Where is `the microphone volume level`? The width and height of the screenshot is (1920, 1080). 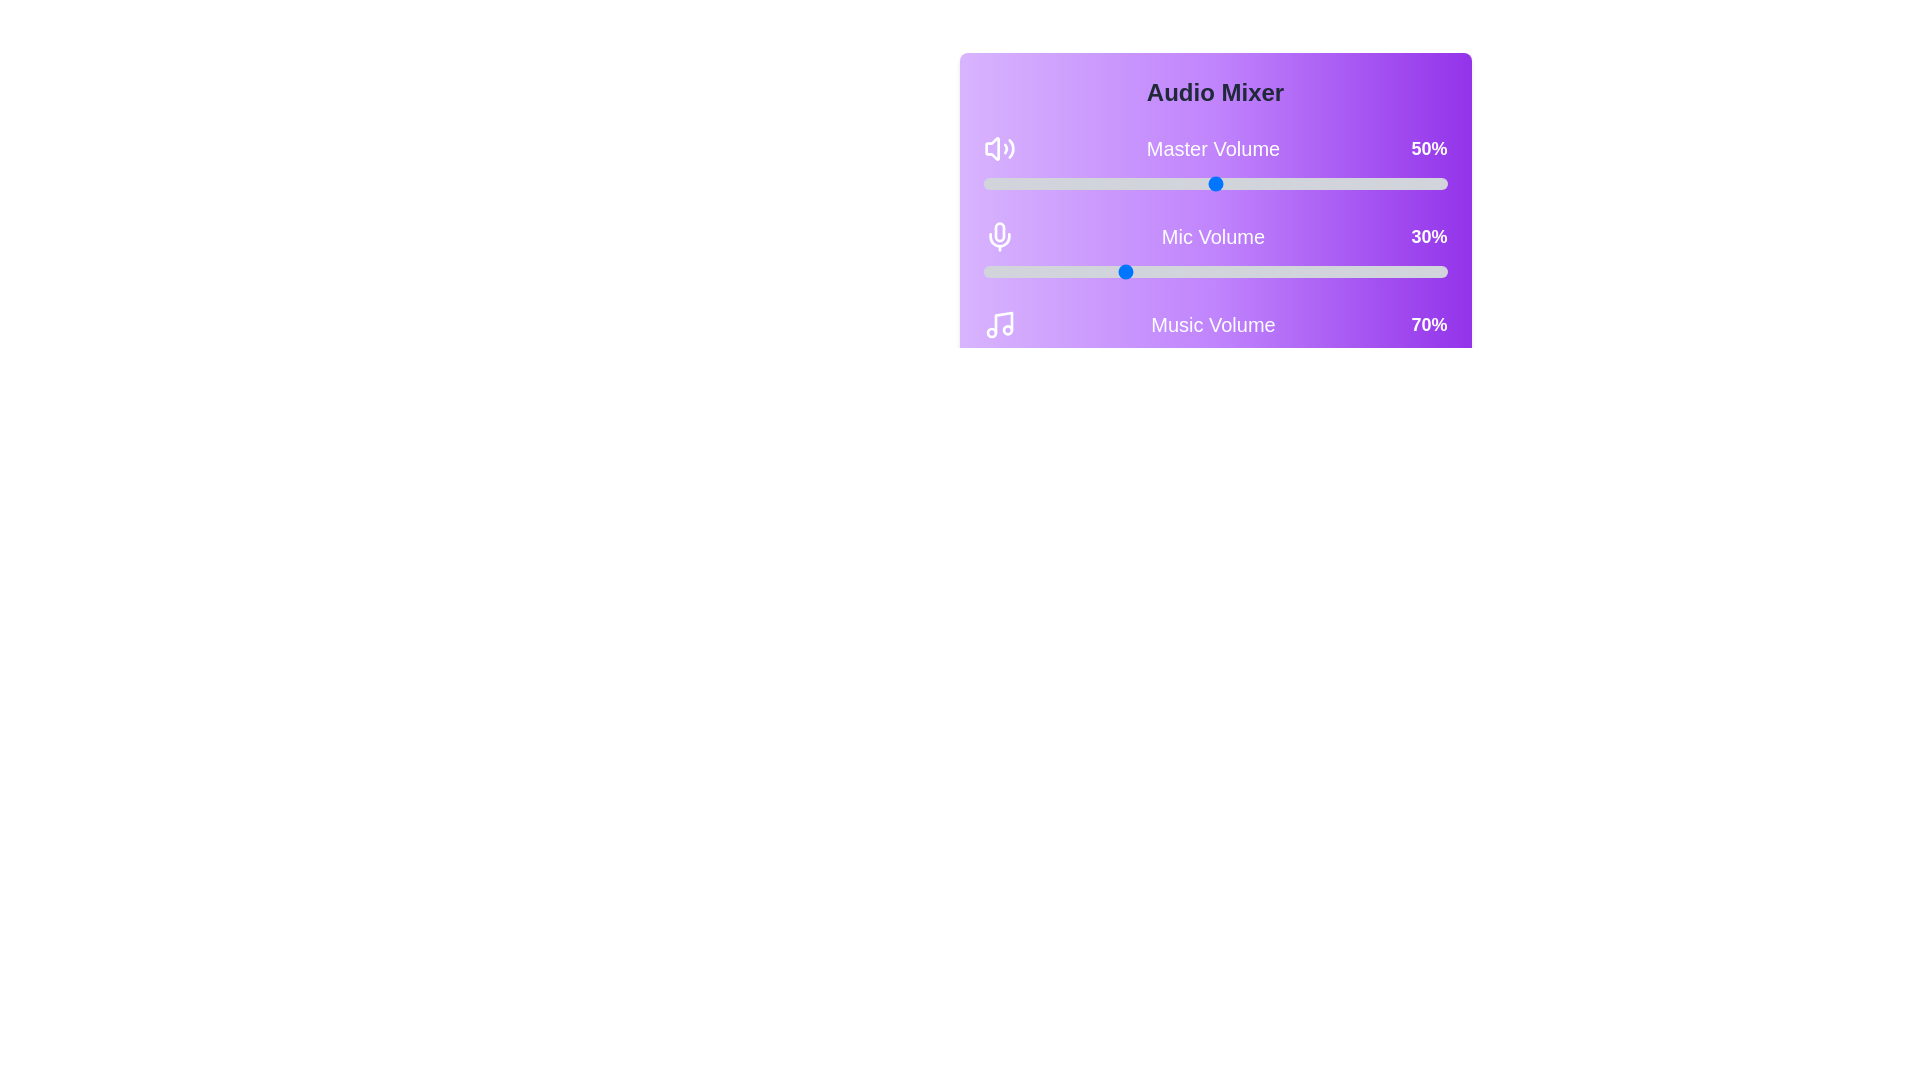
the microphone volume level is located at coordinates (1354, 272).